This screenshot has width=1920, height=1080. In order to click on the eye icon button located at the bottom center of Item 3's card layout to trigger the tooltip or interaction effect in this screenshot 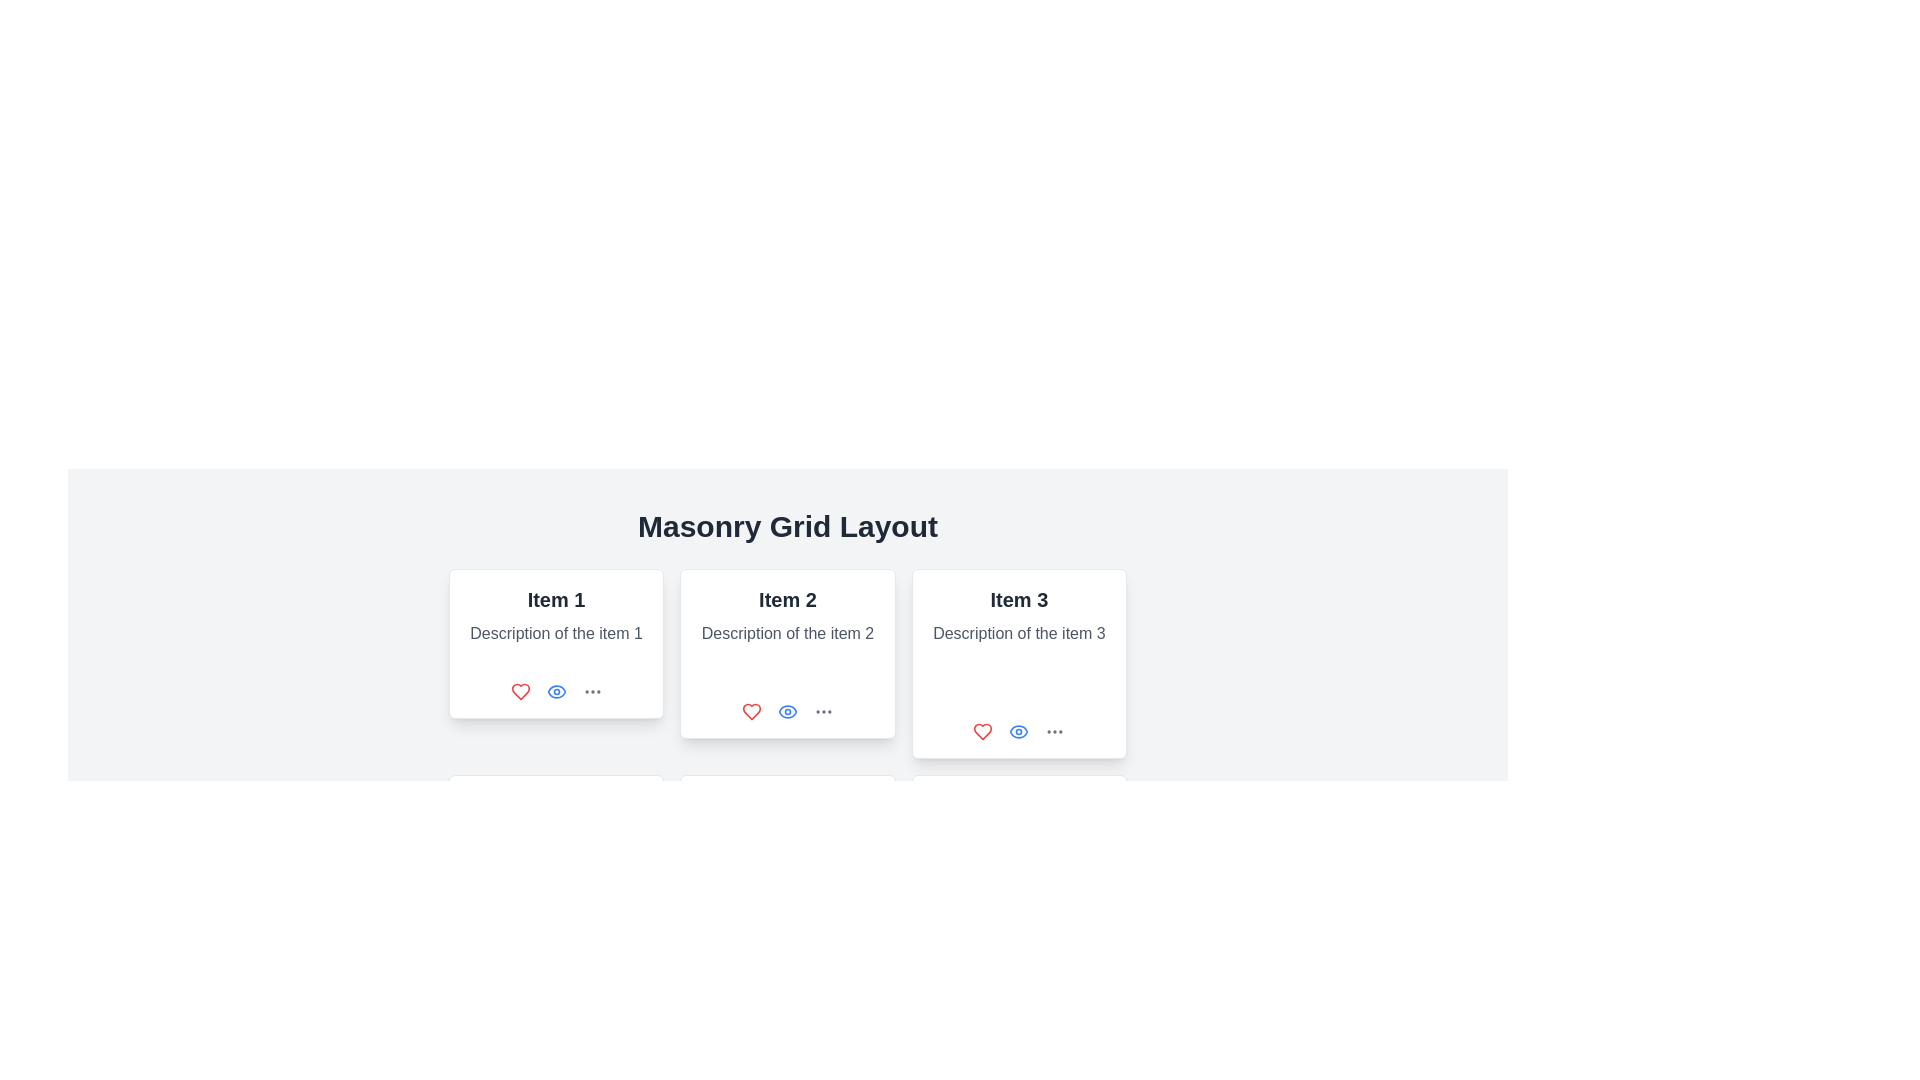, I will do `click(1019, 732)`.